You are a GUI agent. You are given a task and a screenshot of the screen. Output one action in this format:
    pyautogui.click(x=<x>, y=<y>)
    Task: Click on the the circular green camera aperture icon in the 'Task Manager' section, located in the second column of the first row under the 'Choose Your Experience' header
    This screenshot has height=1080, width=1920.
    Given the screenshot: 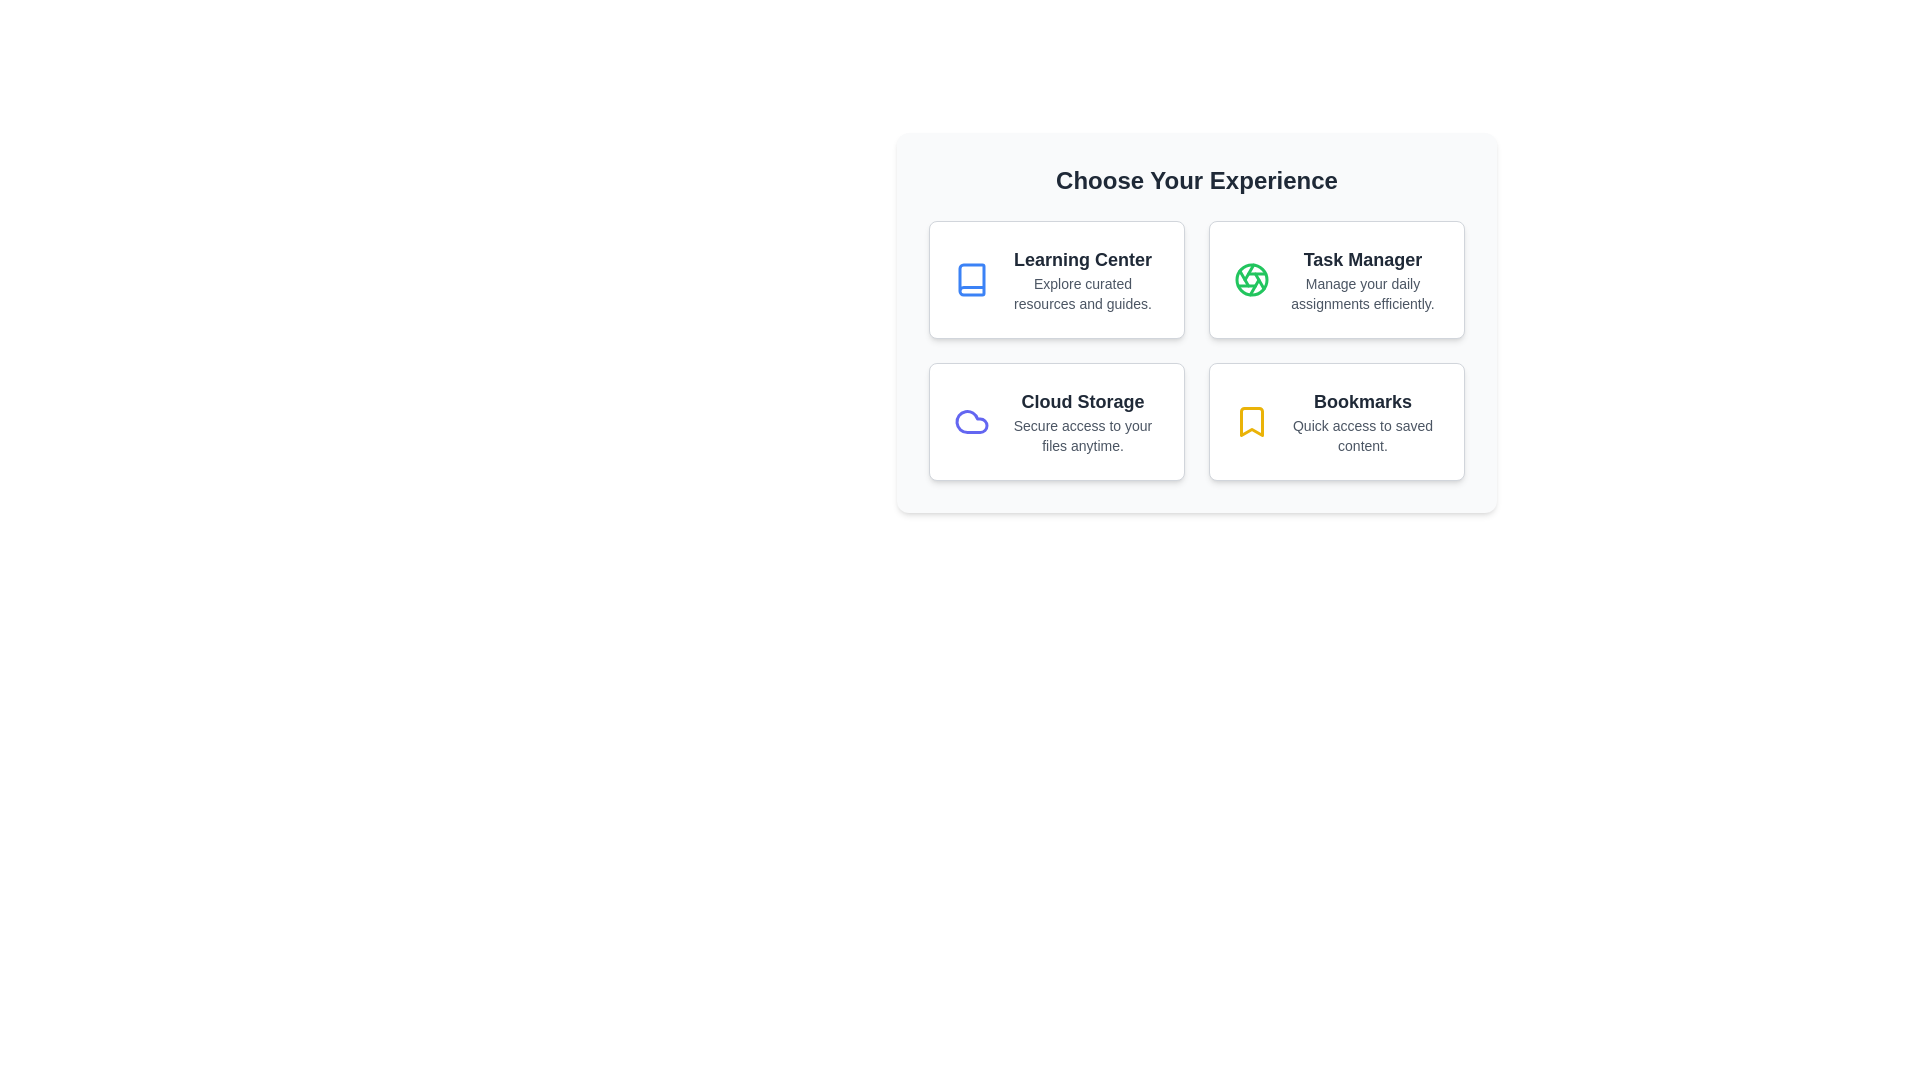 What is the action you would take?
    pyautogui.click(x=1251, y=280)
    